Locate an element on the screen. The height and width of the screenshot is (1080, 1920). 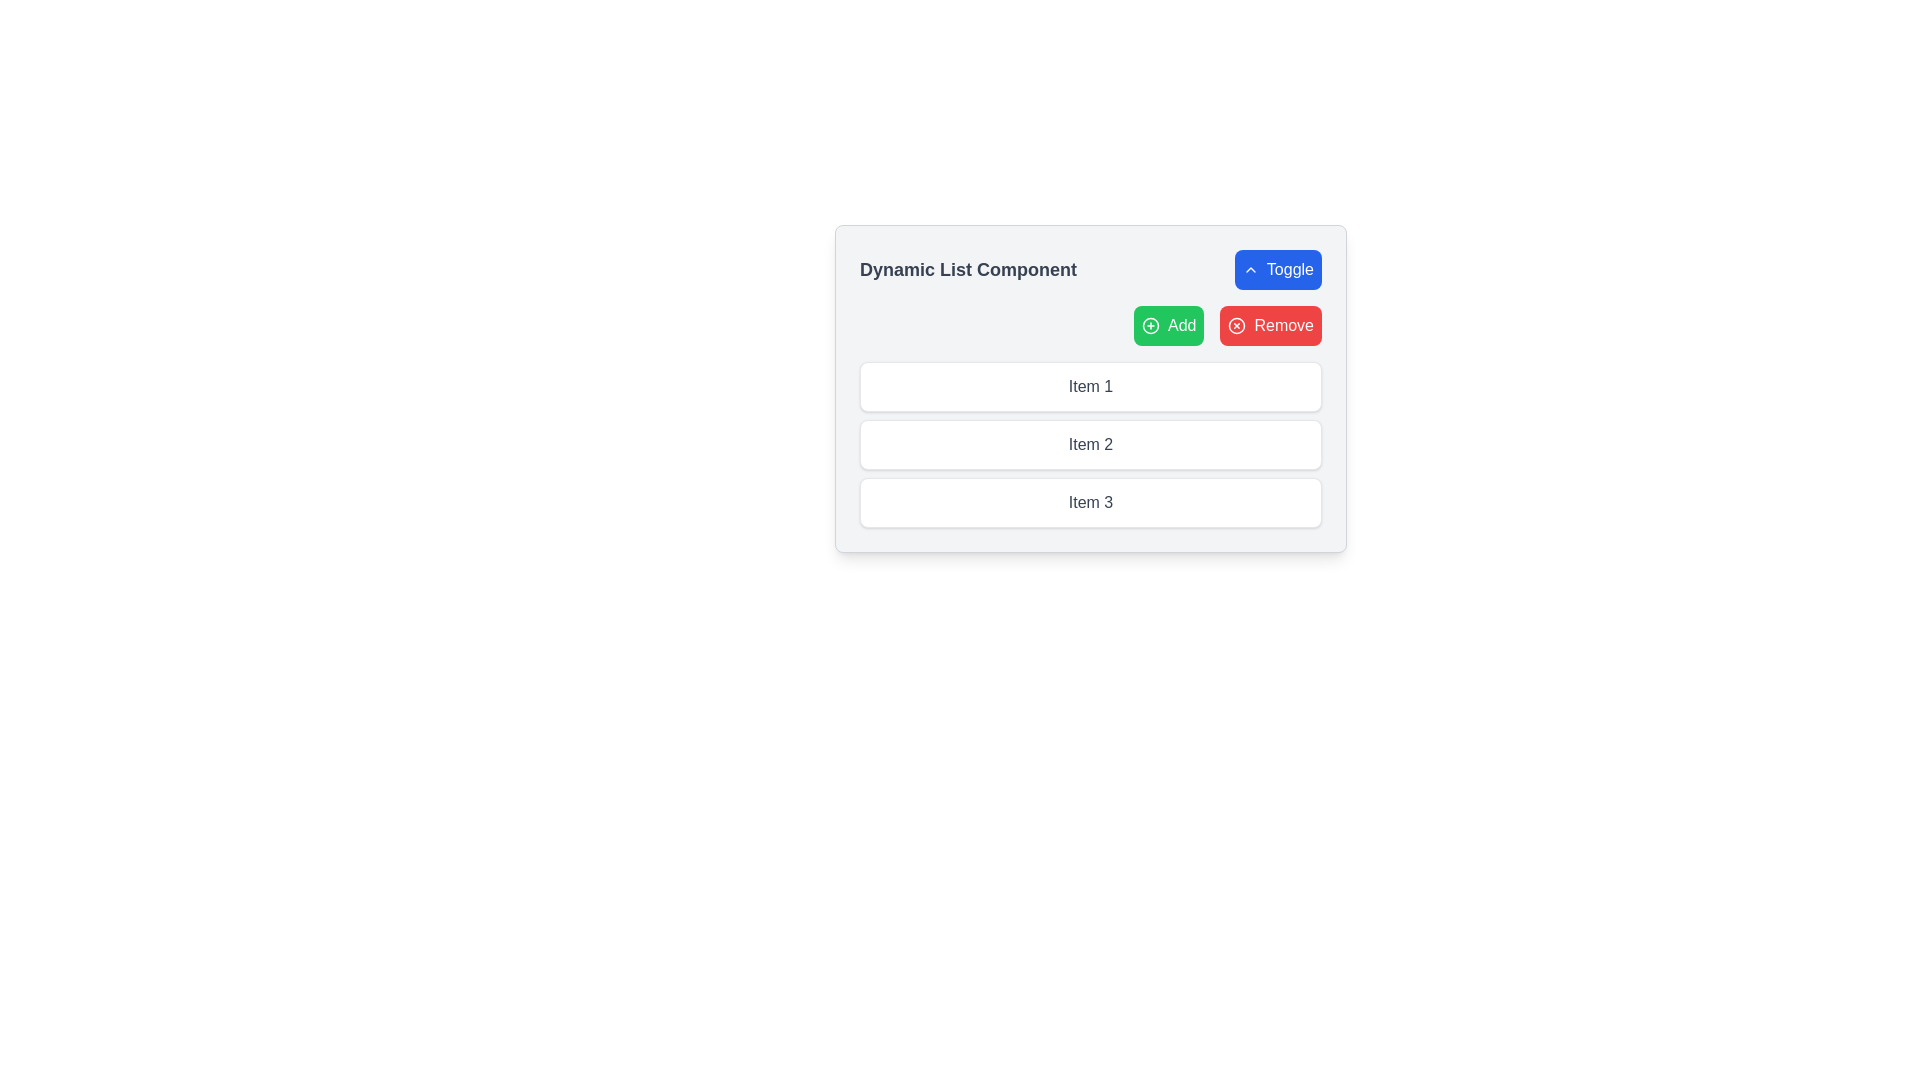
the text label that indicates the purpose of the green 'Add' button located within the 'Dynamic List Component' is located at coordinates (1182, 325).